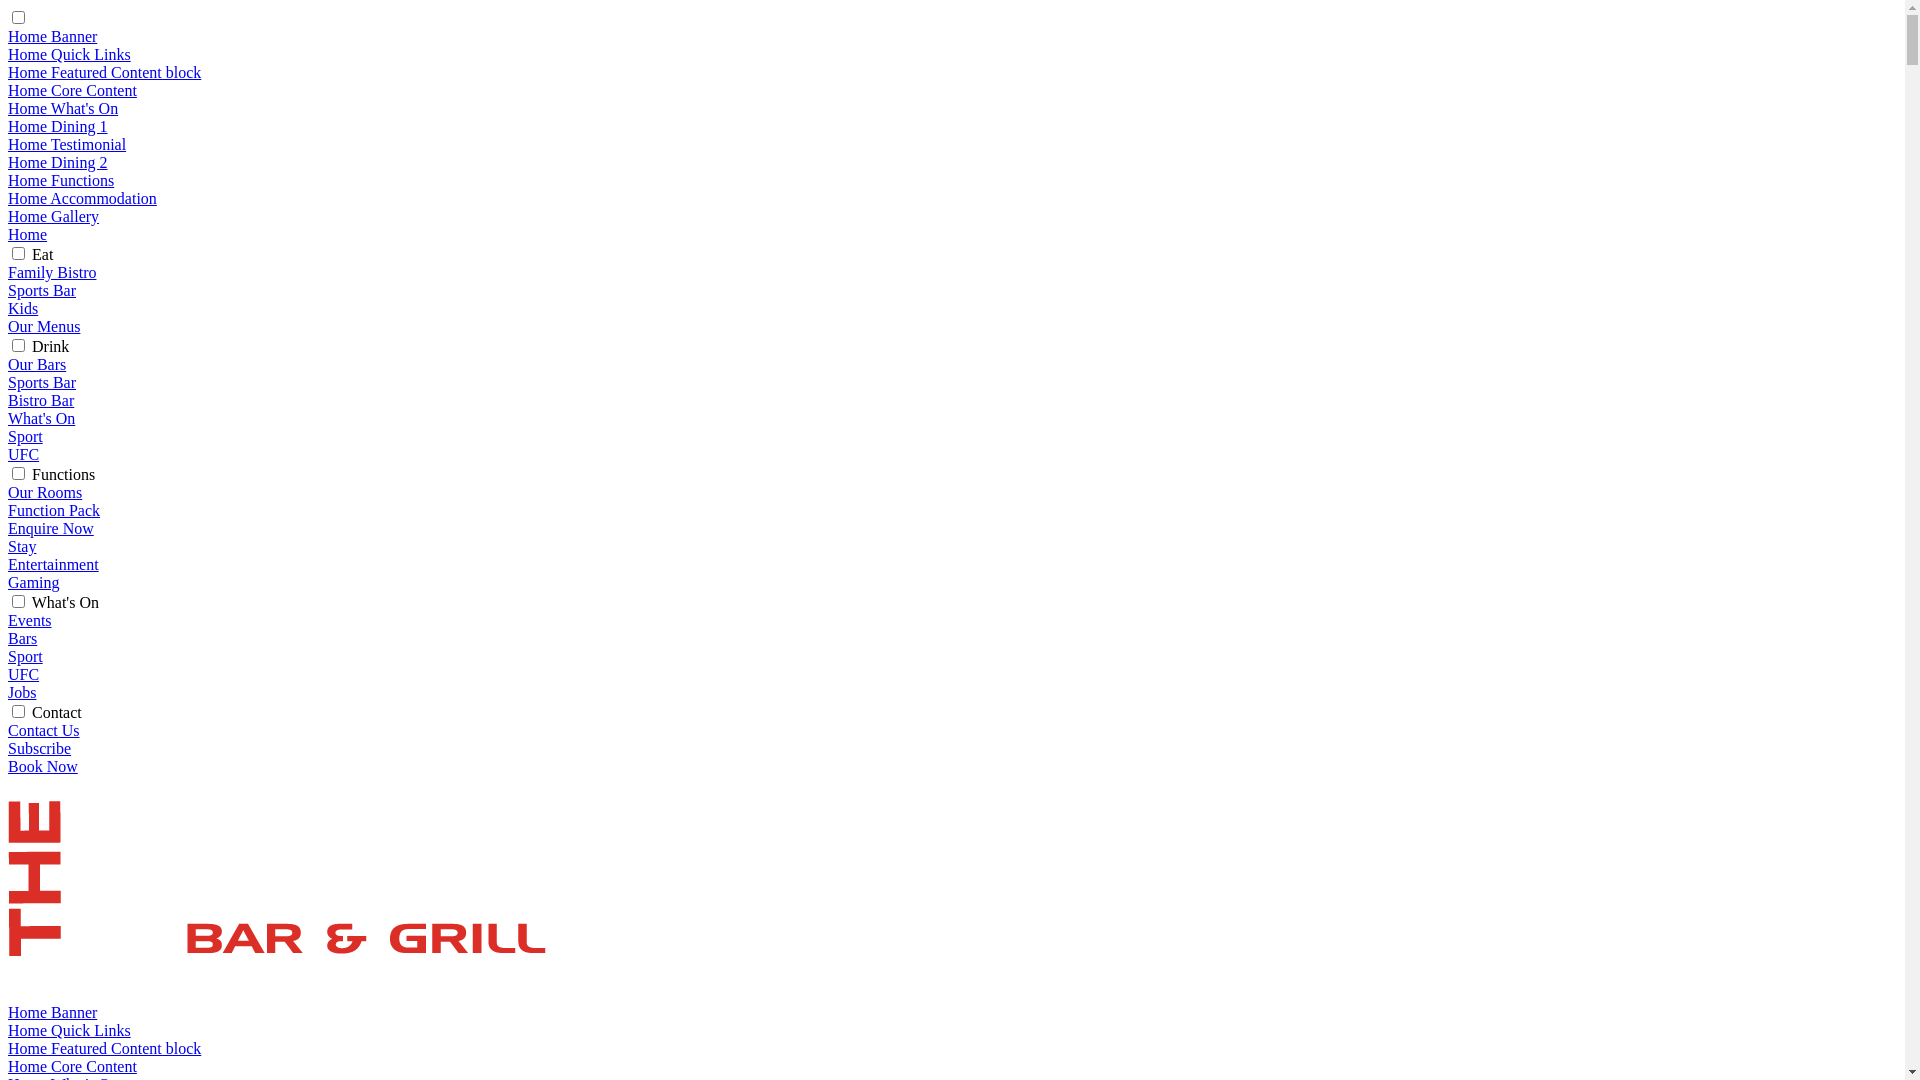  Describe the element at coordinates (53, 564) in the screenshot. I see `'Entertainment'` at that location.